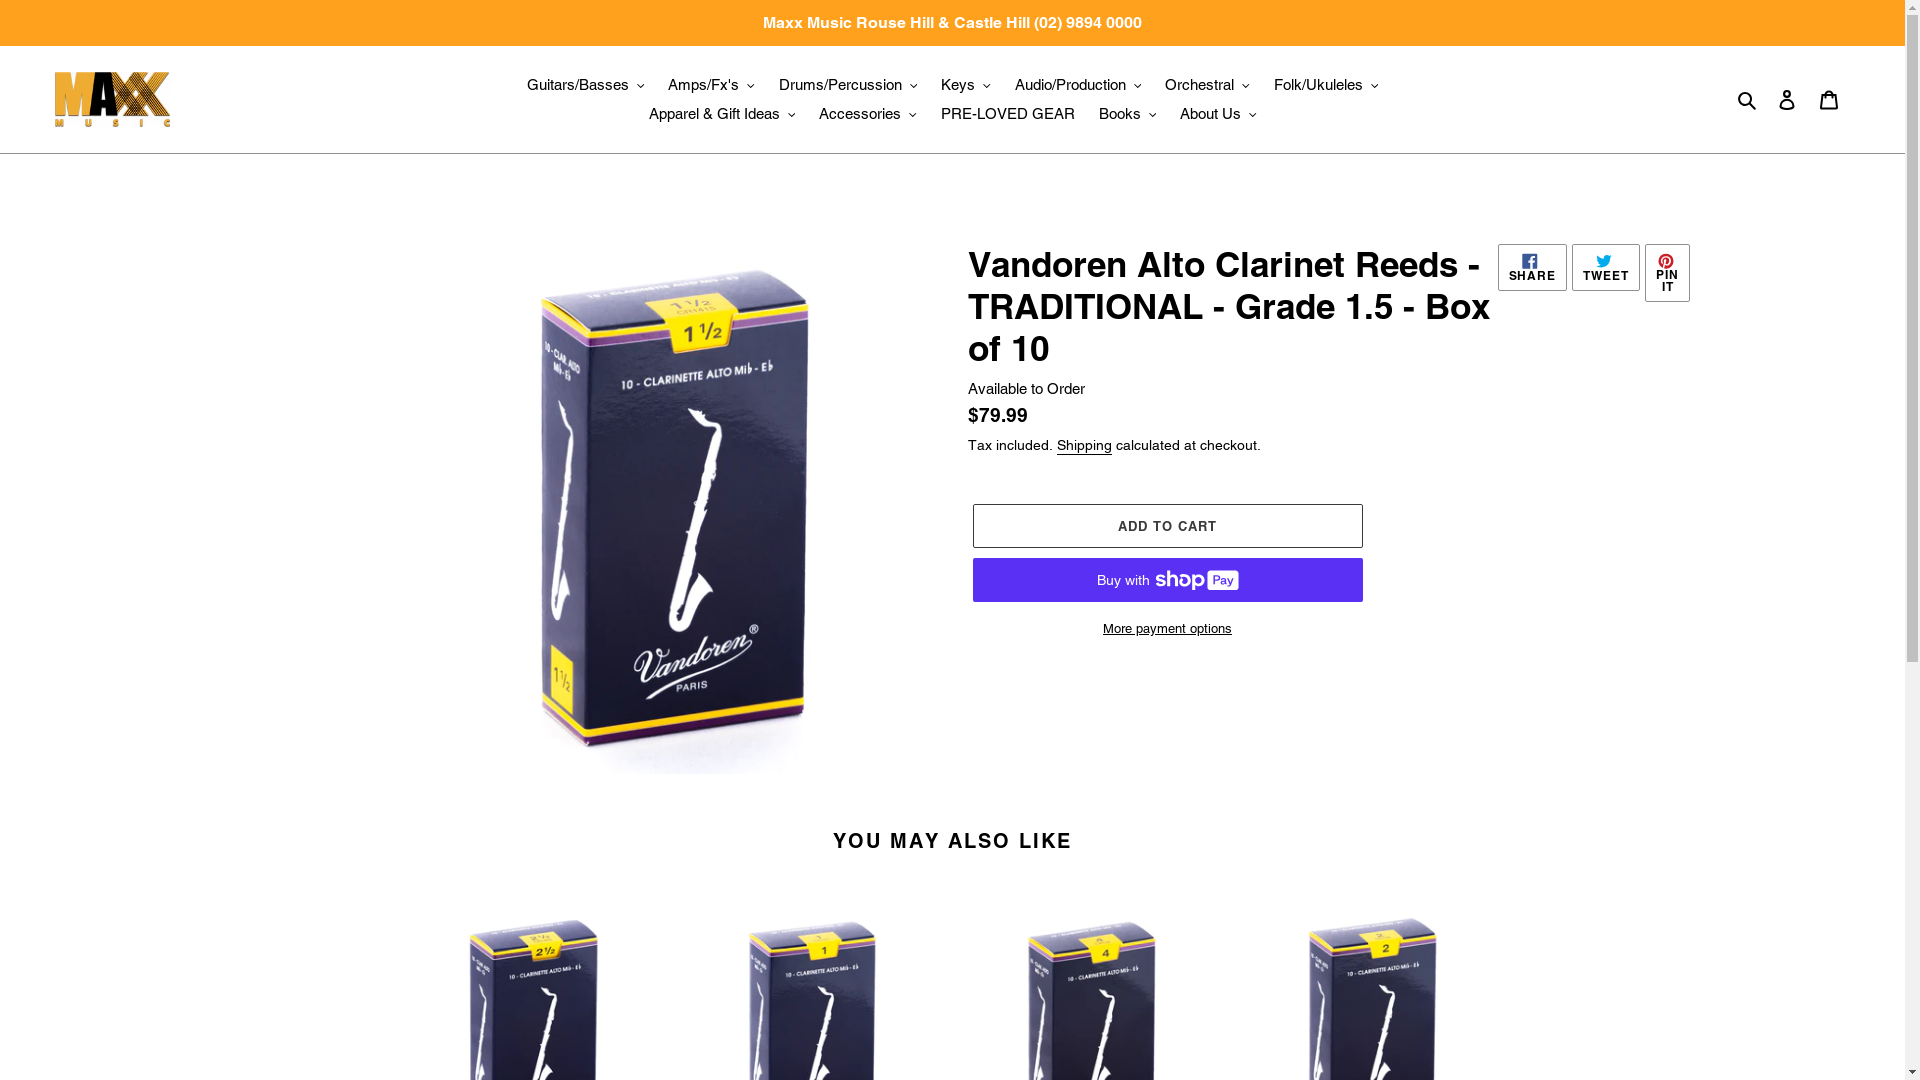 This screenshot has height=1080, width=1920. I want to click on 'PRE-LOVED GEAR', so click(929, 114).